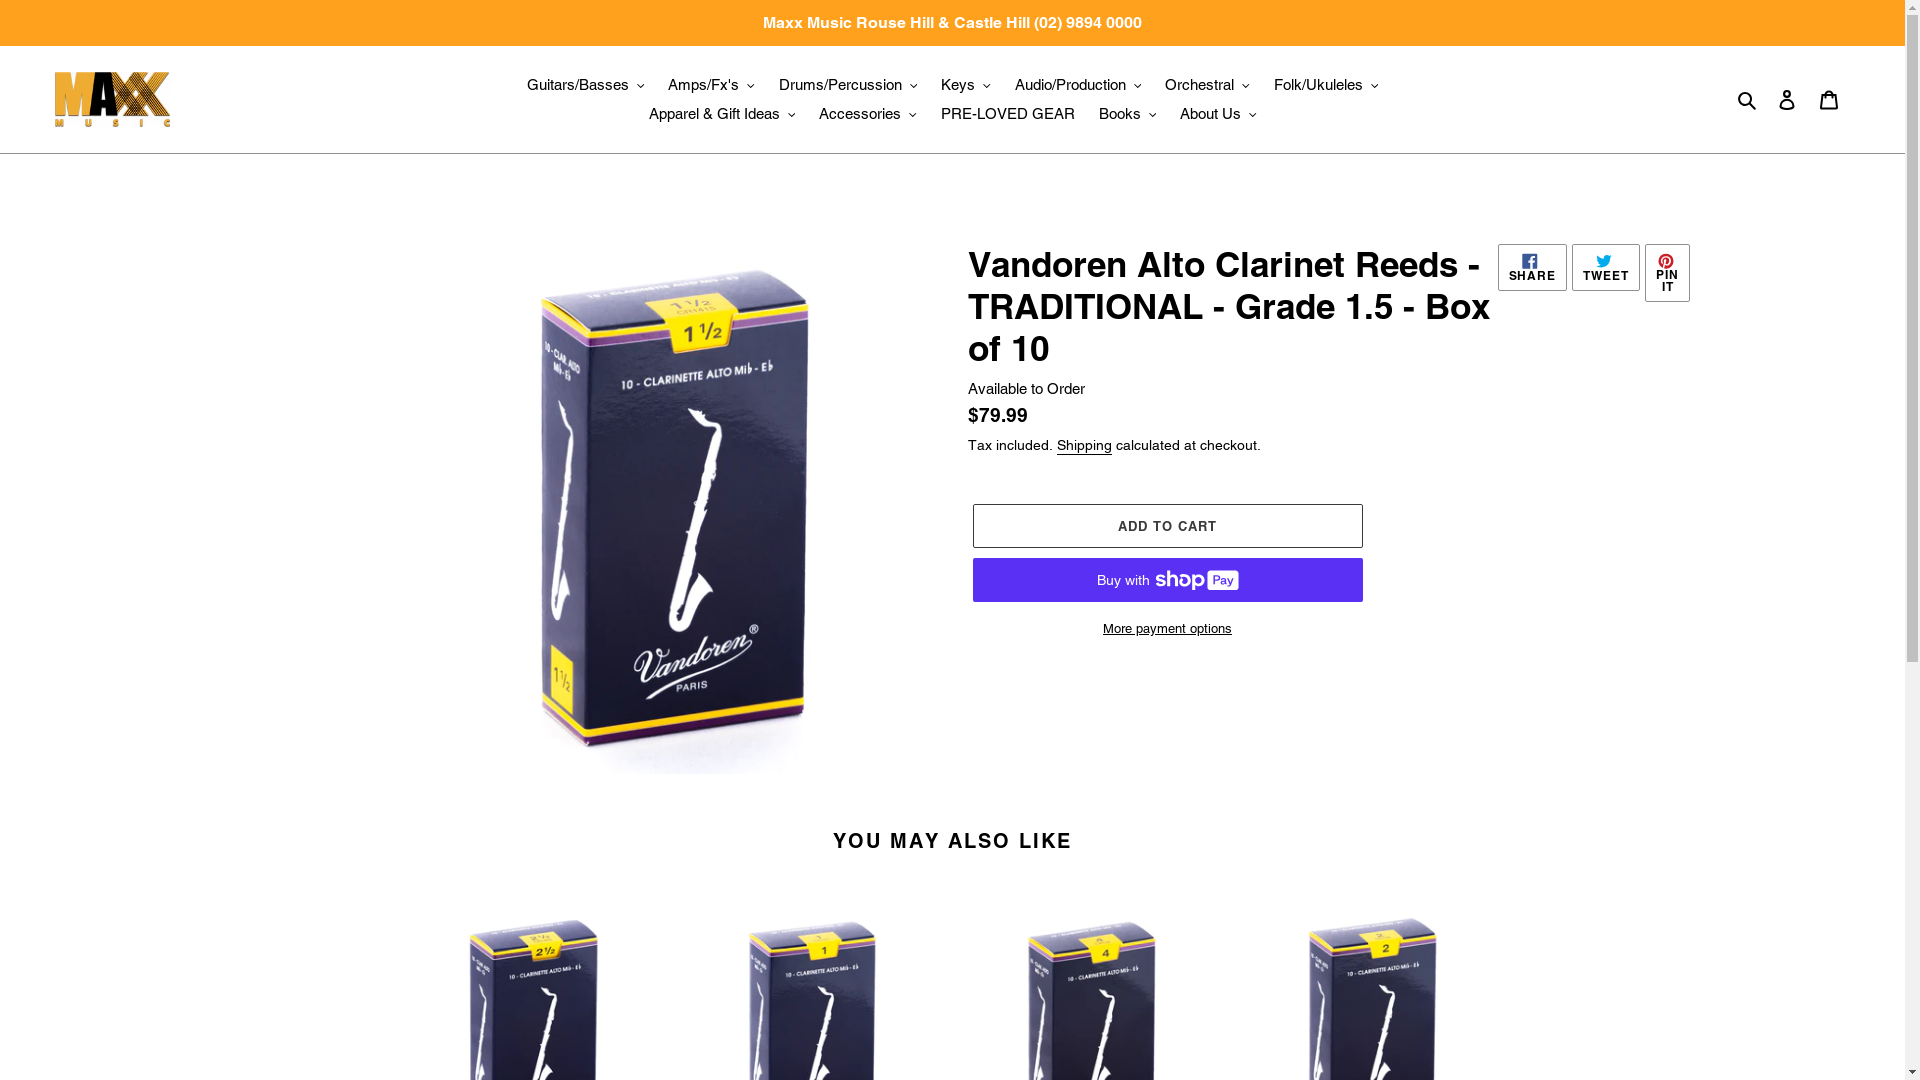 This screenshot has height=1080, width=1920. I want to click on 'PRE-LOVED GEAR', so click(929, 114).